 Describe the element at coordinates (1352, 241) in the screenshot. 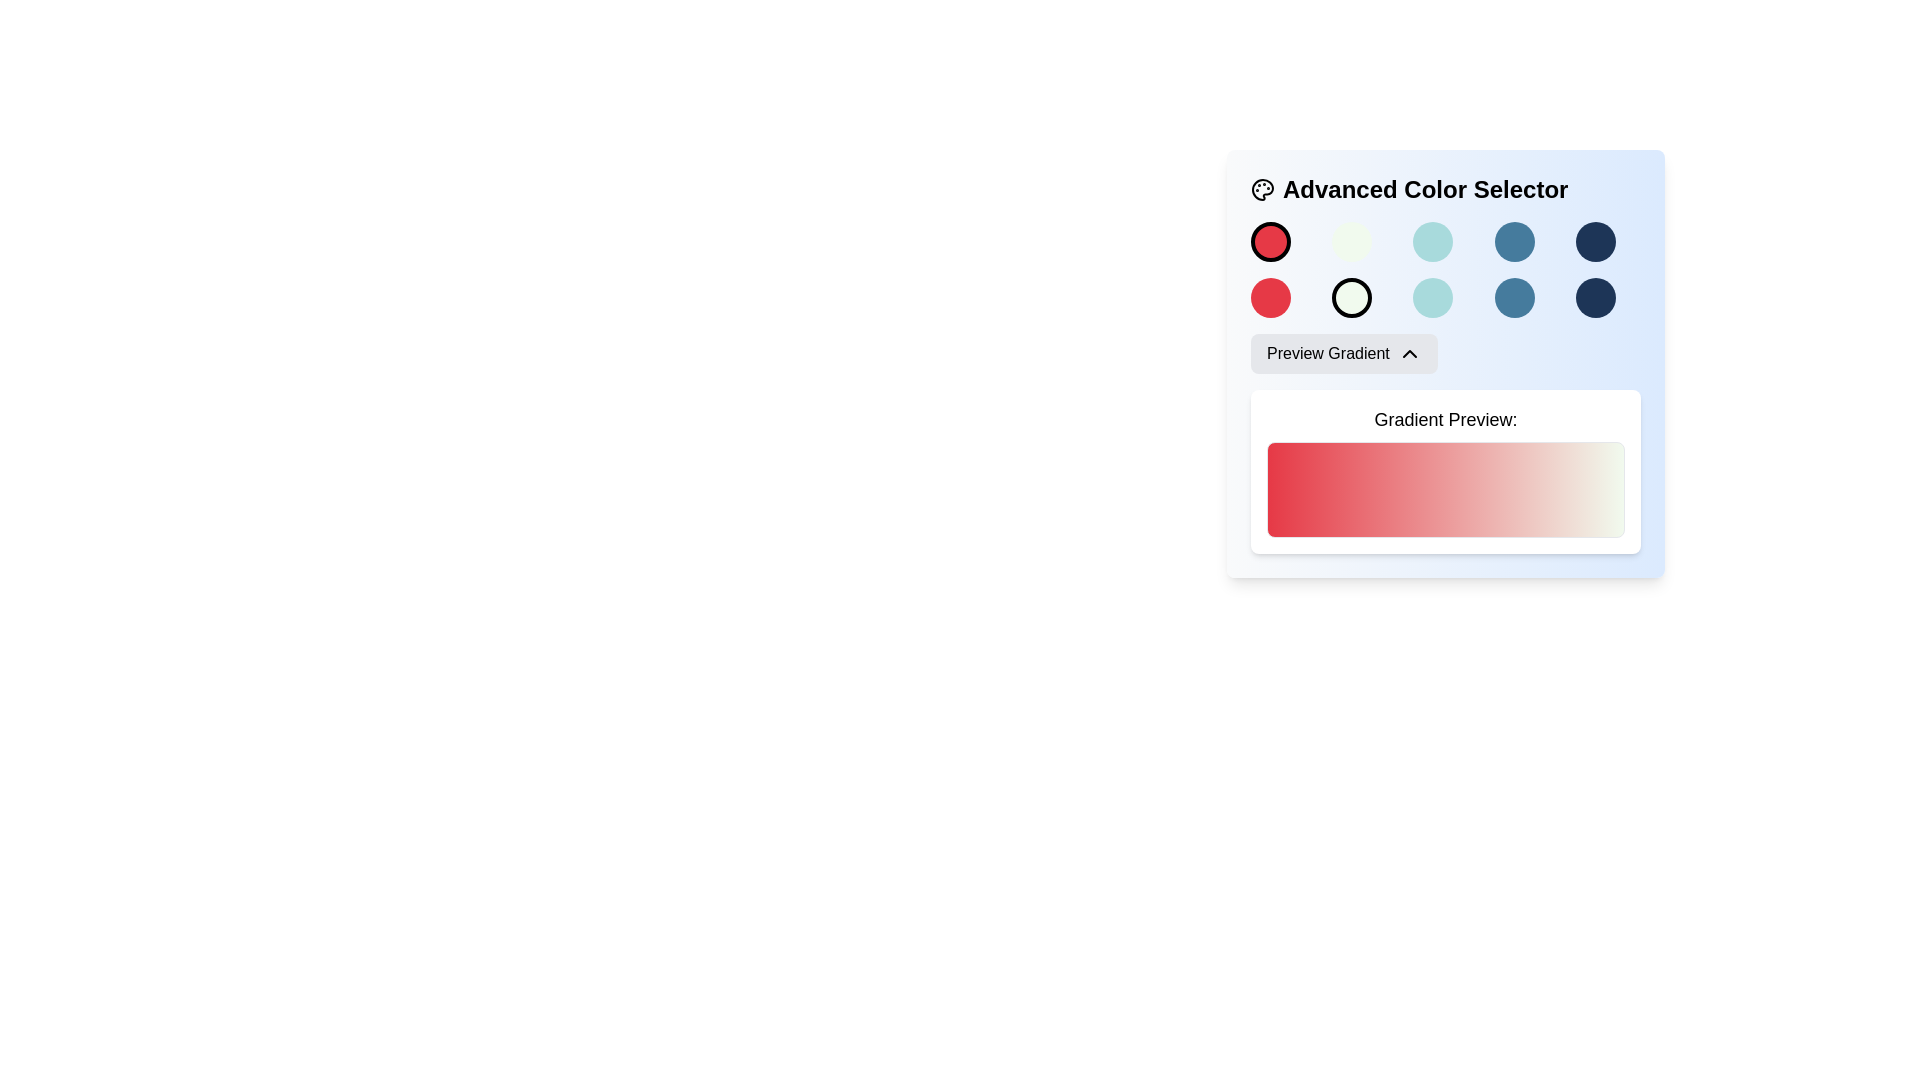

I see `the second button in the top row of the grid of circular color buttons` at that location.